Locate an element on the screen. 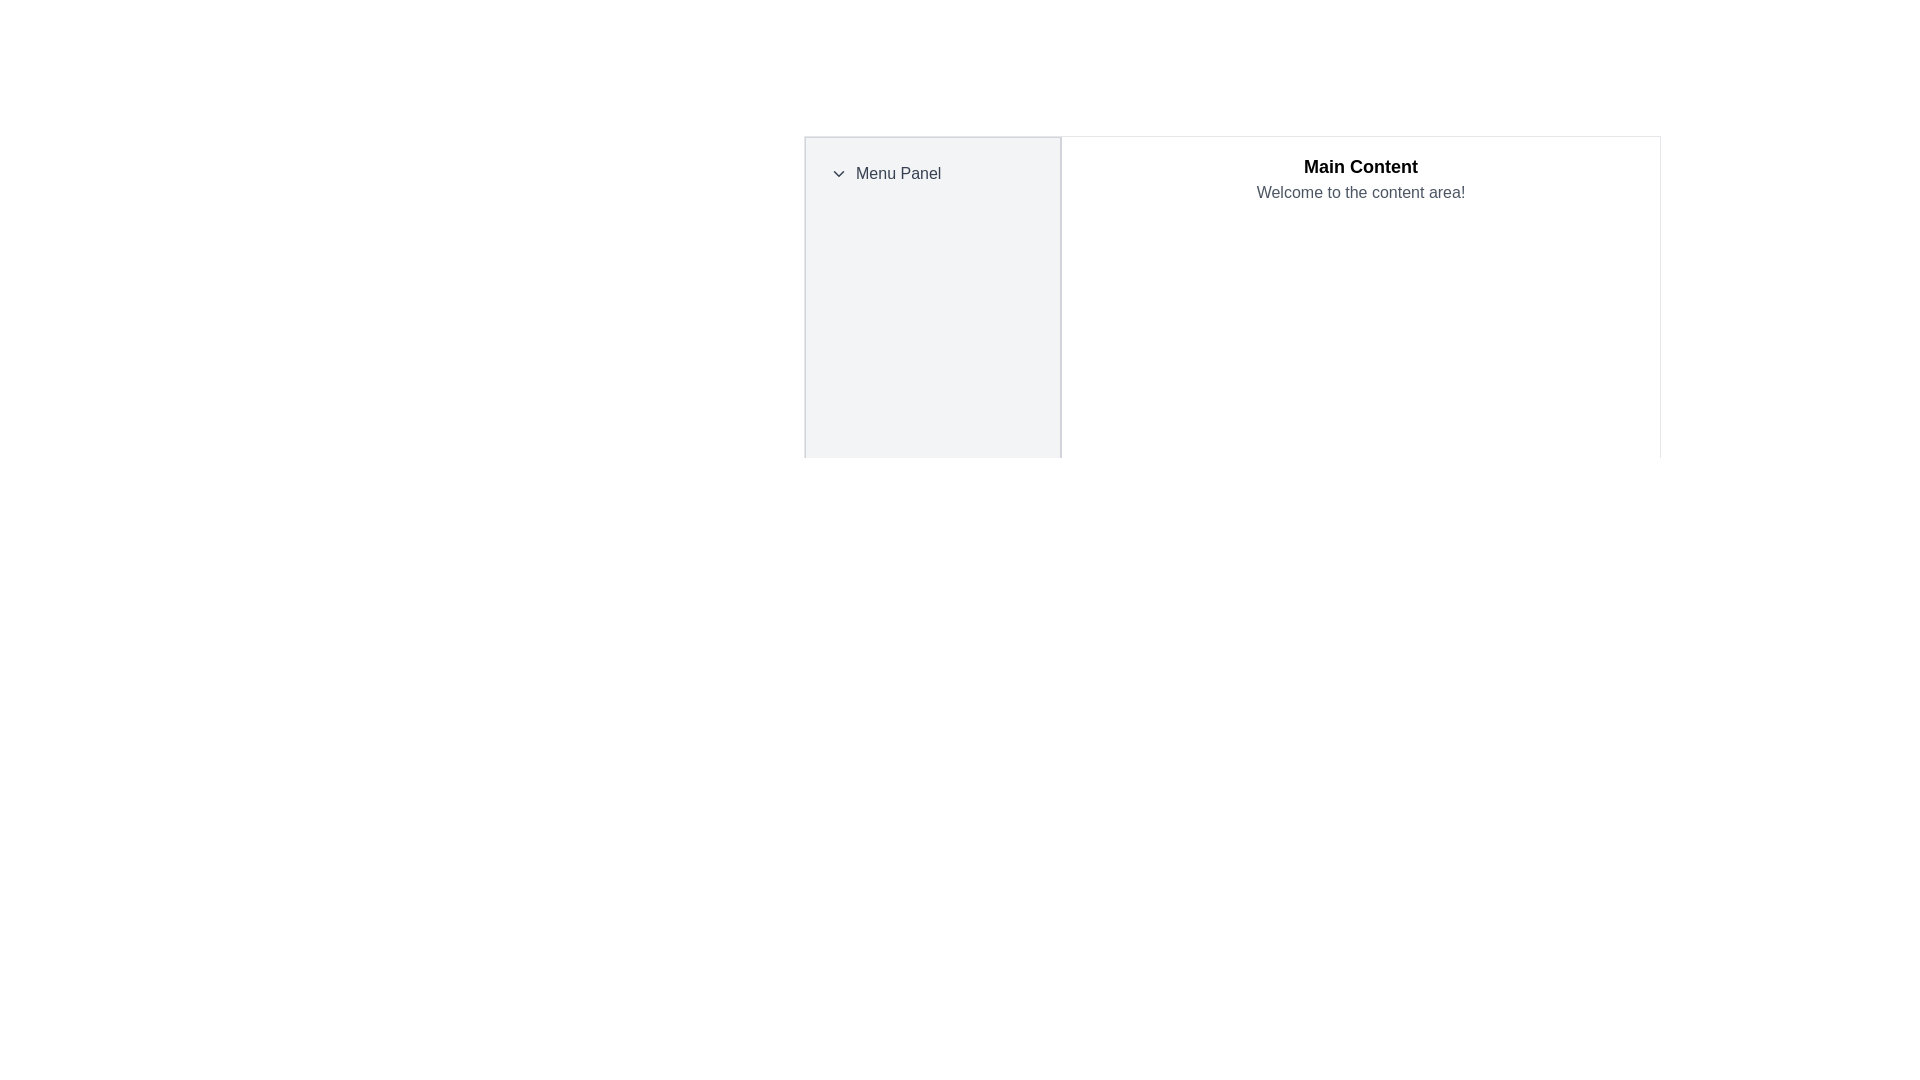  text content of the descriptive title text label located at the top-left corner of the left-hand panel, to the right of the chevron icon is located at coordinates (897, 172).